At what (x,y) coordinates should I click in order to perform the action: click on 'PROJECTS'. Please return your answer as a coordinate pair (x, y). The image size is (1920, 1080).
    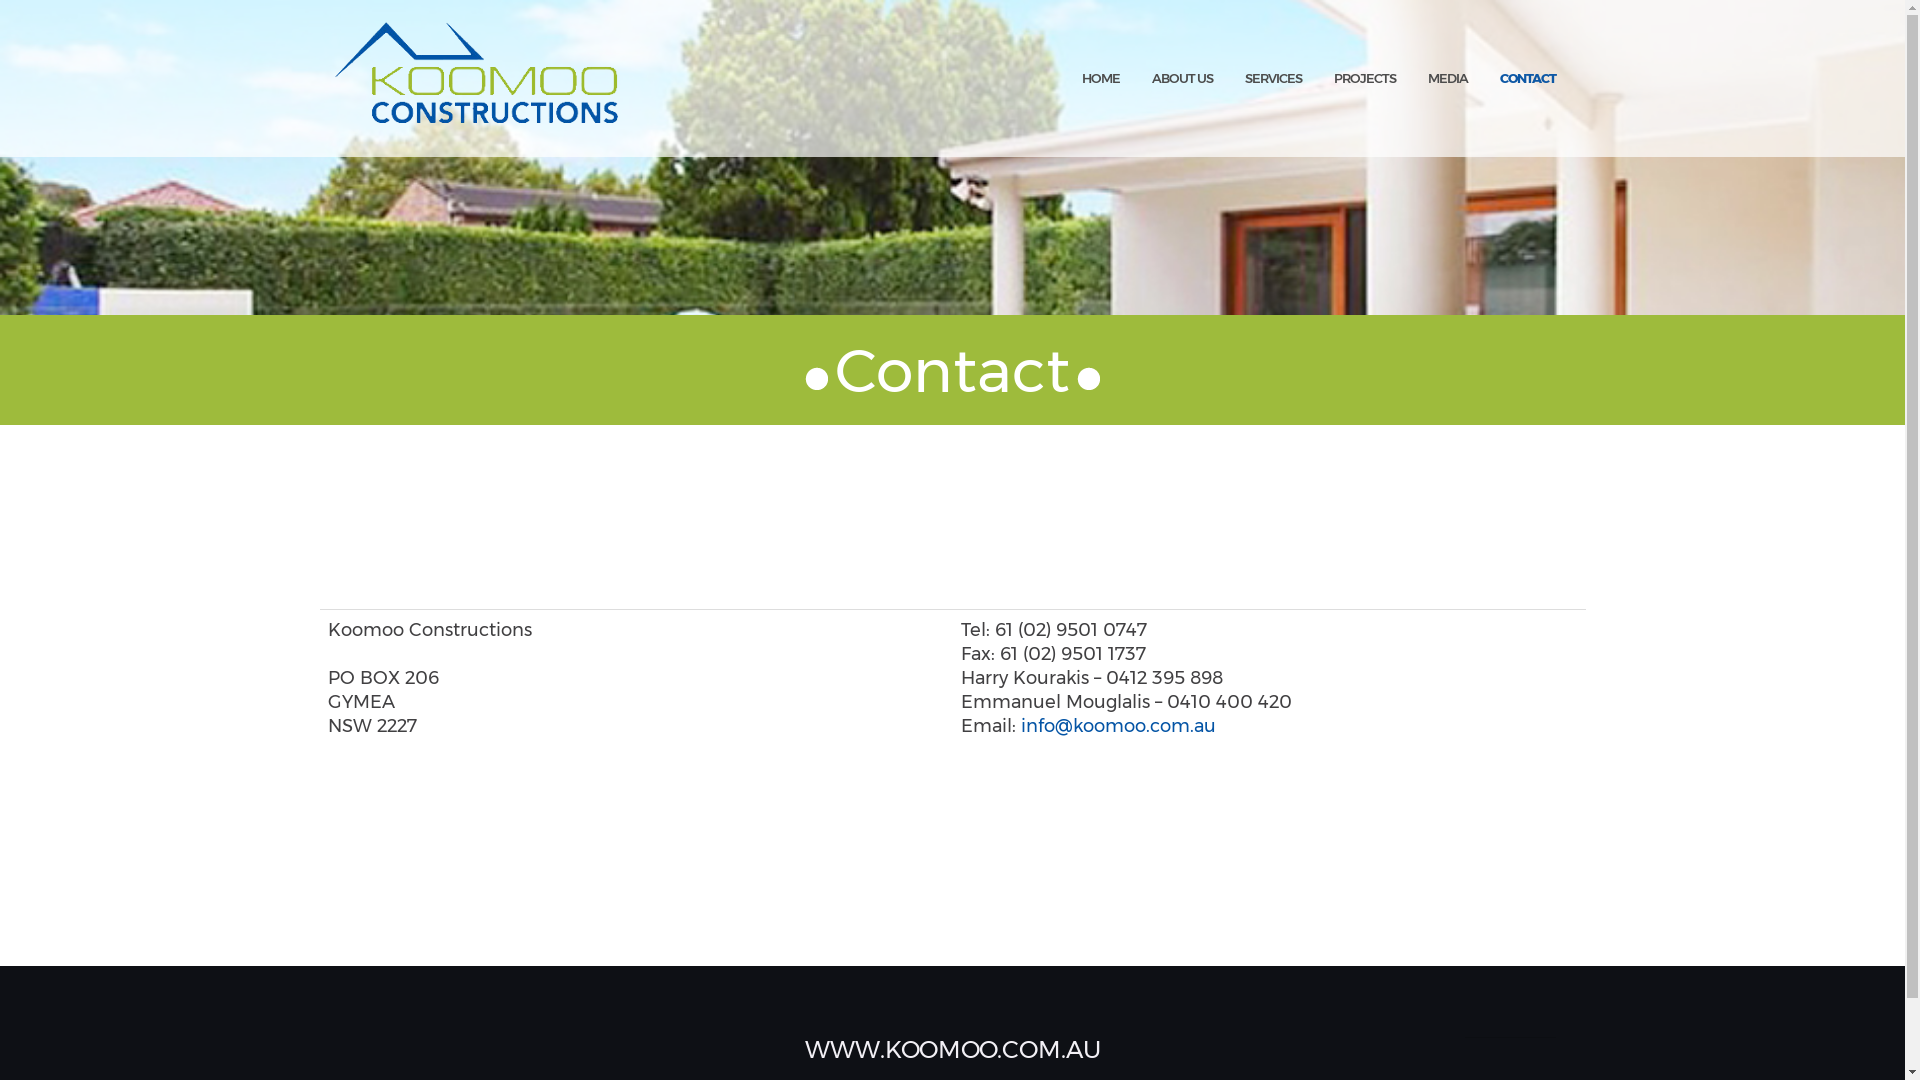
    Looking at the image, I should click on (1363, 78).